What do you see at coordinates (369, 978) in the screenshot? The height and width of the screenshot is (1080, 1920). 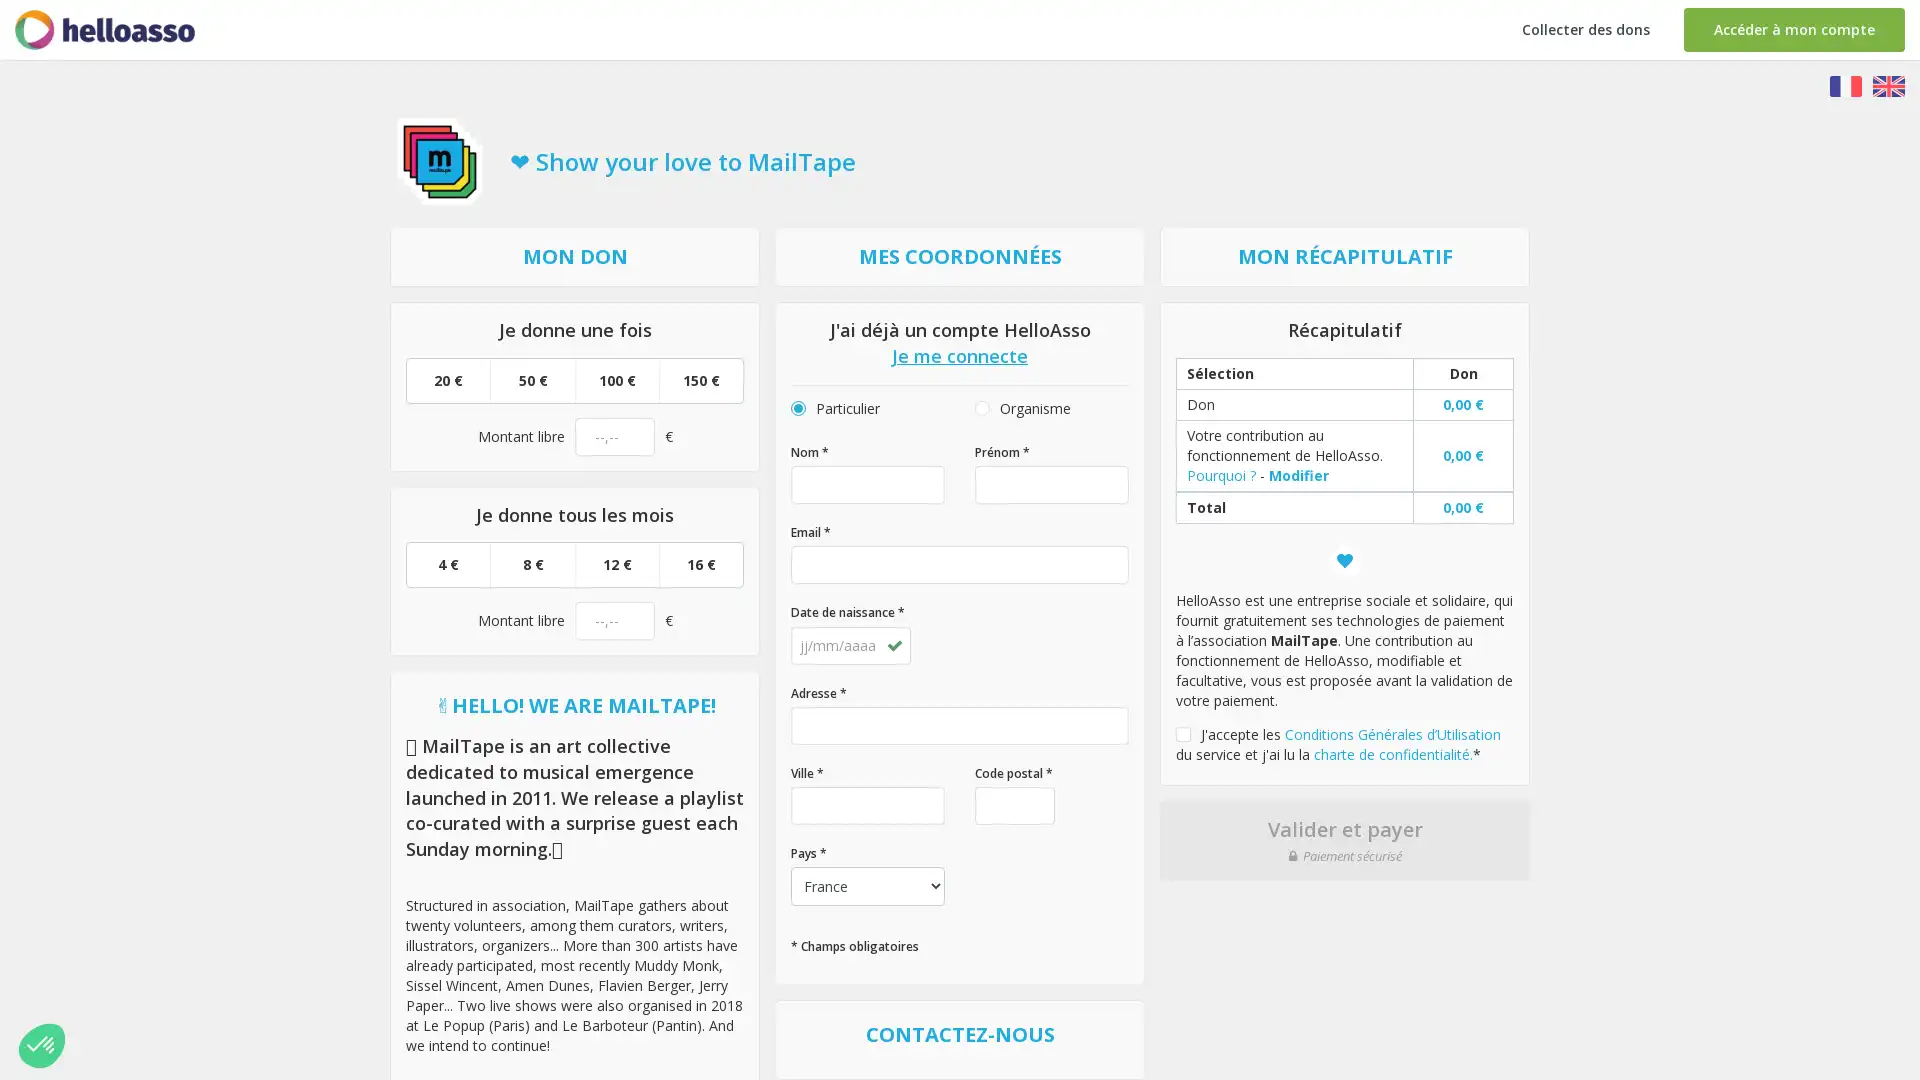 I see `Tout accepter` at bounding box center [369, 978].